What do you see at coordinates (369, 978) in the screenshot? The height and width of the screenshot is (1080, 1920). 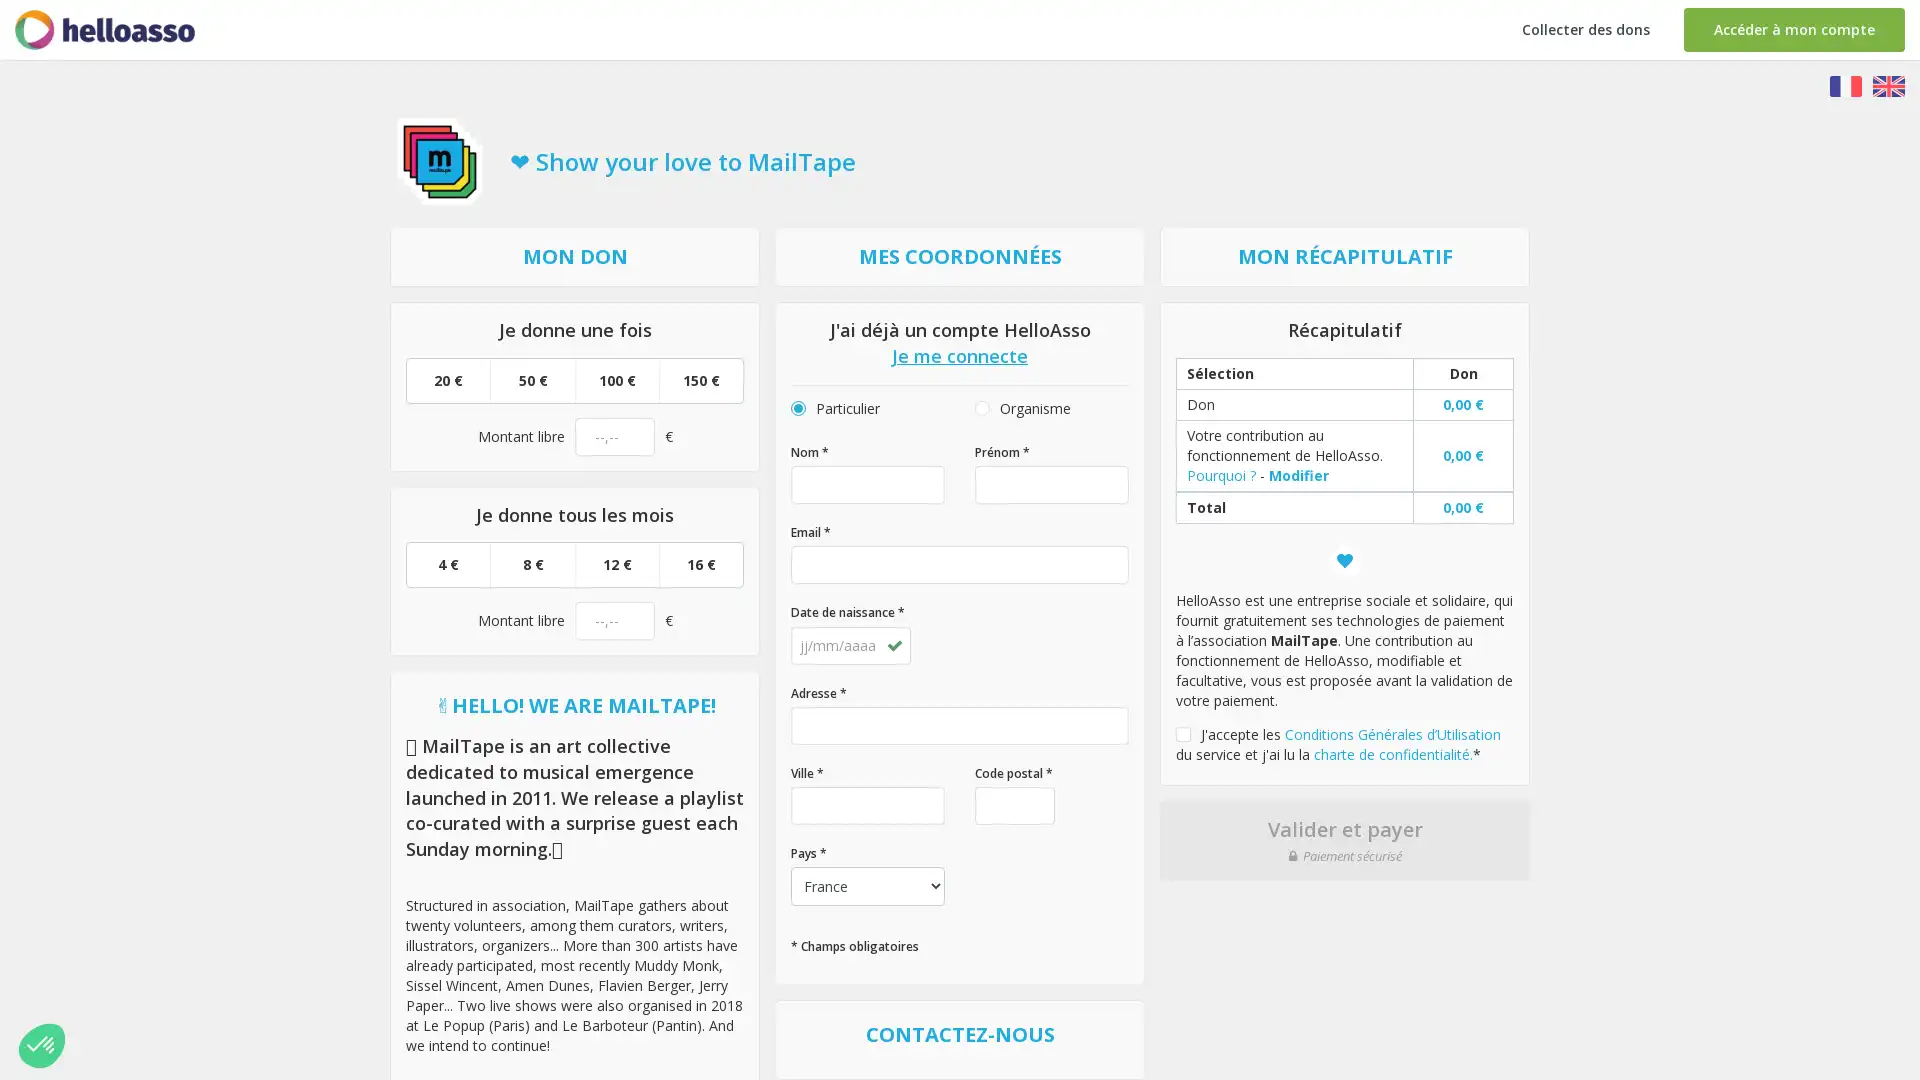 I see `Tout accepter` at bounding box center [369, 978].